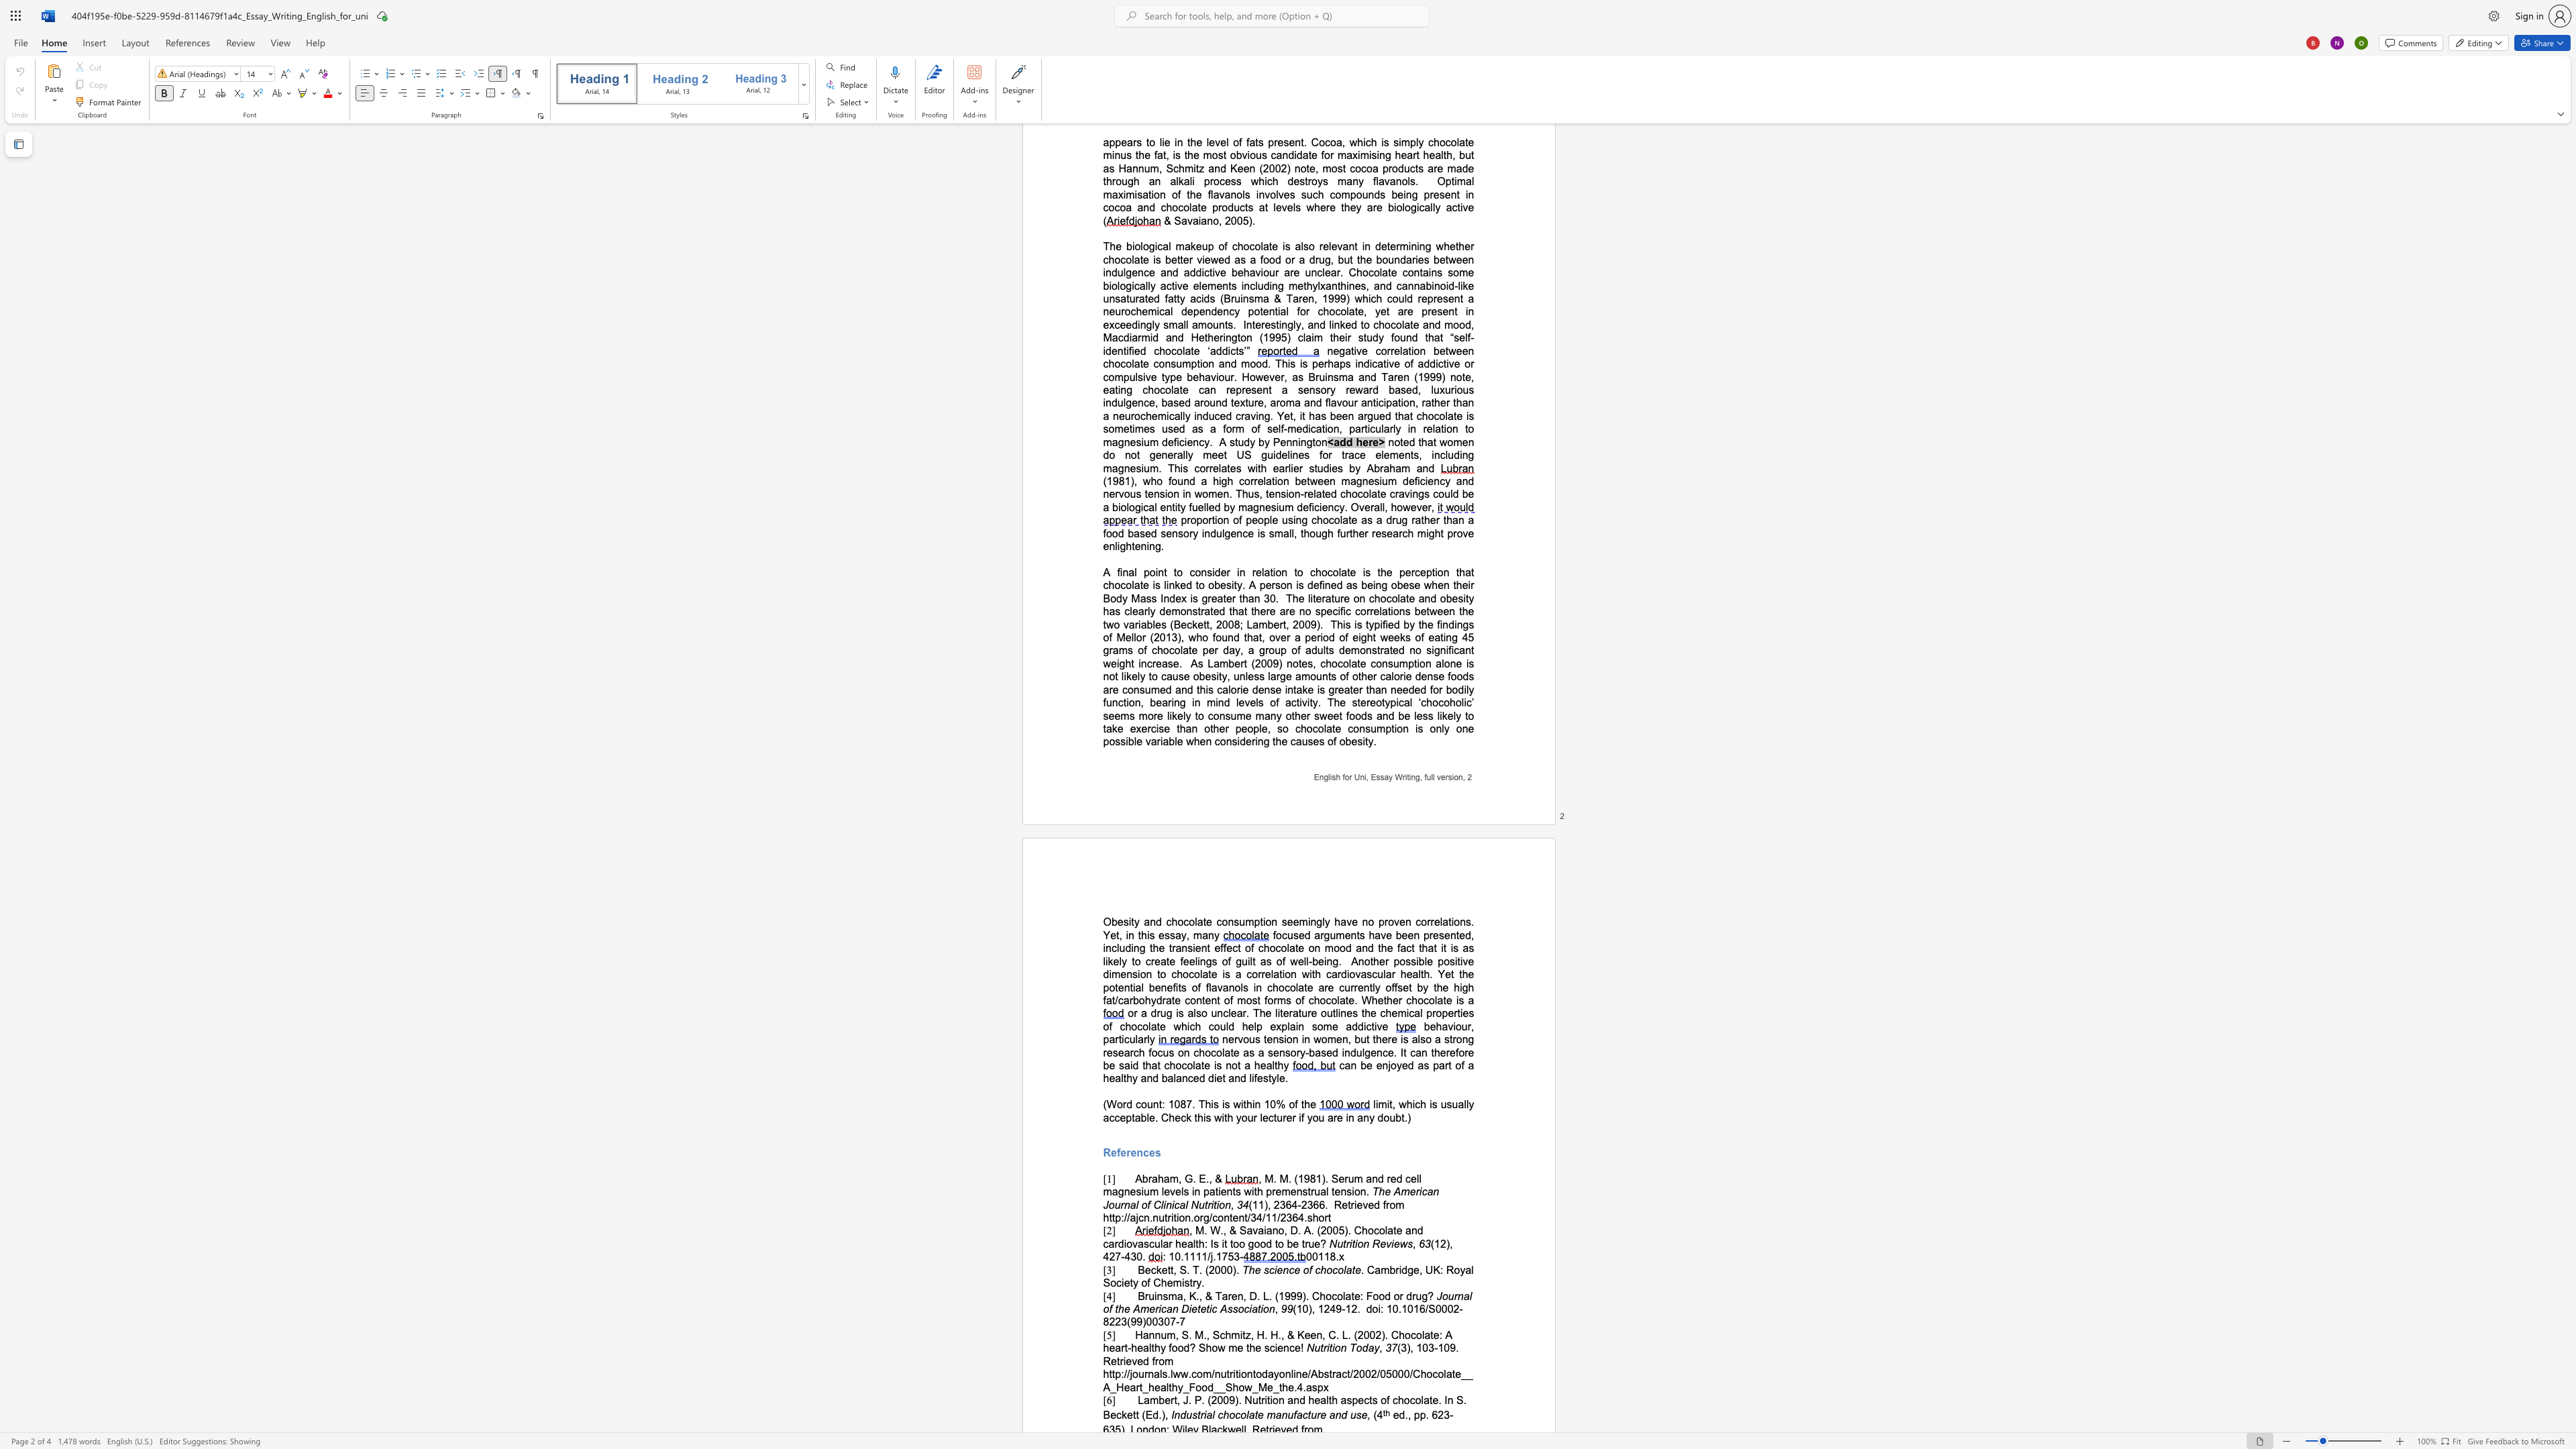  Describe the element at coordinates (1192, 1415) in the screenshot. I see `the subset text "str" within the text "Industrial chocolate manufacture and use,"` at that location.